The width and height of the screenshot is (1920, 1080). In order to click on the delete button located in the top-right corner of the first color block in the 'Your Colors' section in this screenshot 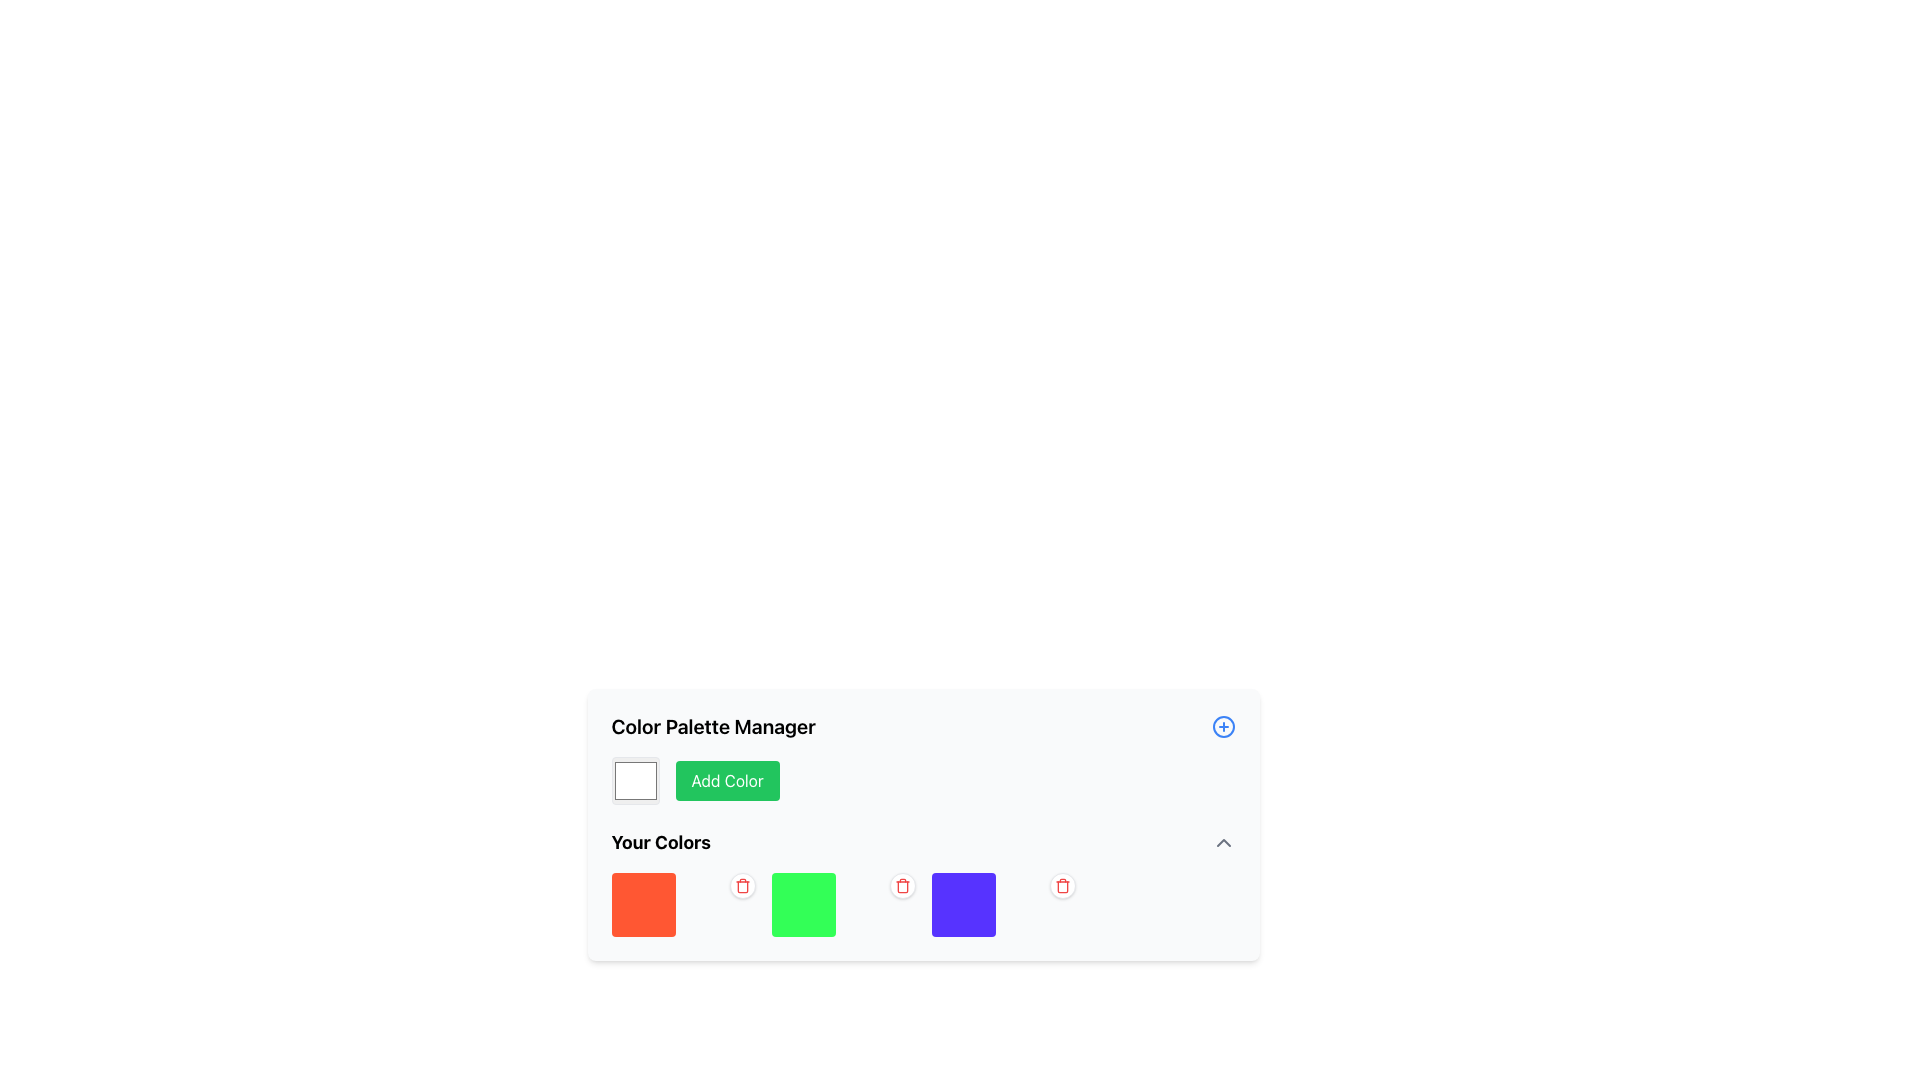, I will do `click(741, 885)`.